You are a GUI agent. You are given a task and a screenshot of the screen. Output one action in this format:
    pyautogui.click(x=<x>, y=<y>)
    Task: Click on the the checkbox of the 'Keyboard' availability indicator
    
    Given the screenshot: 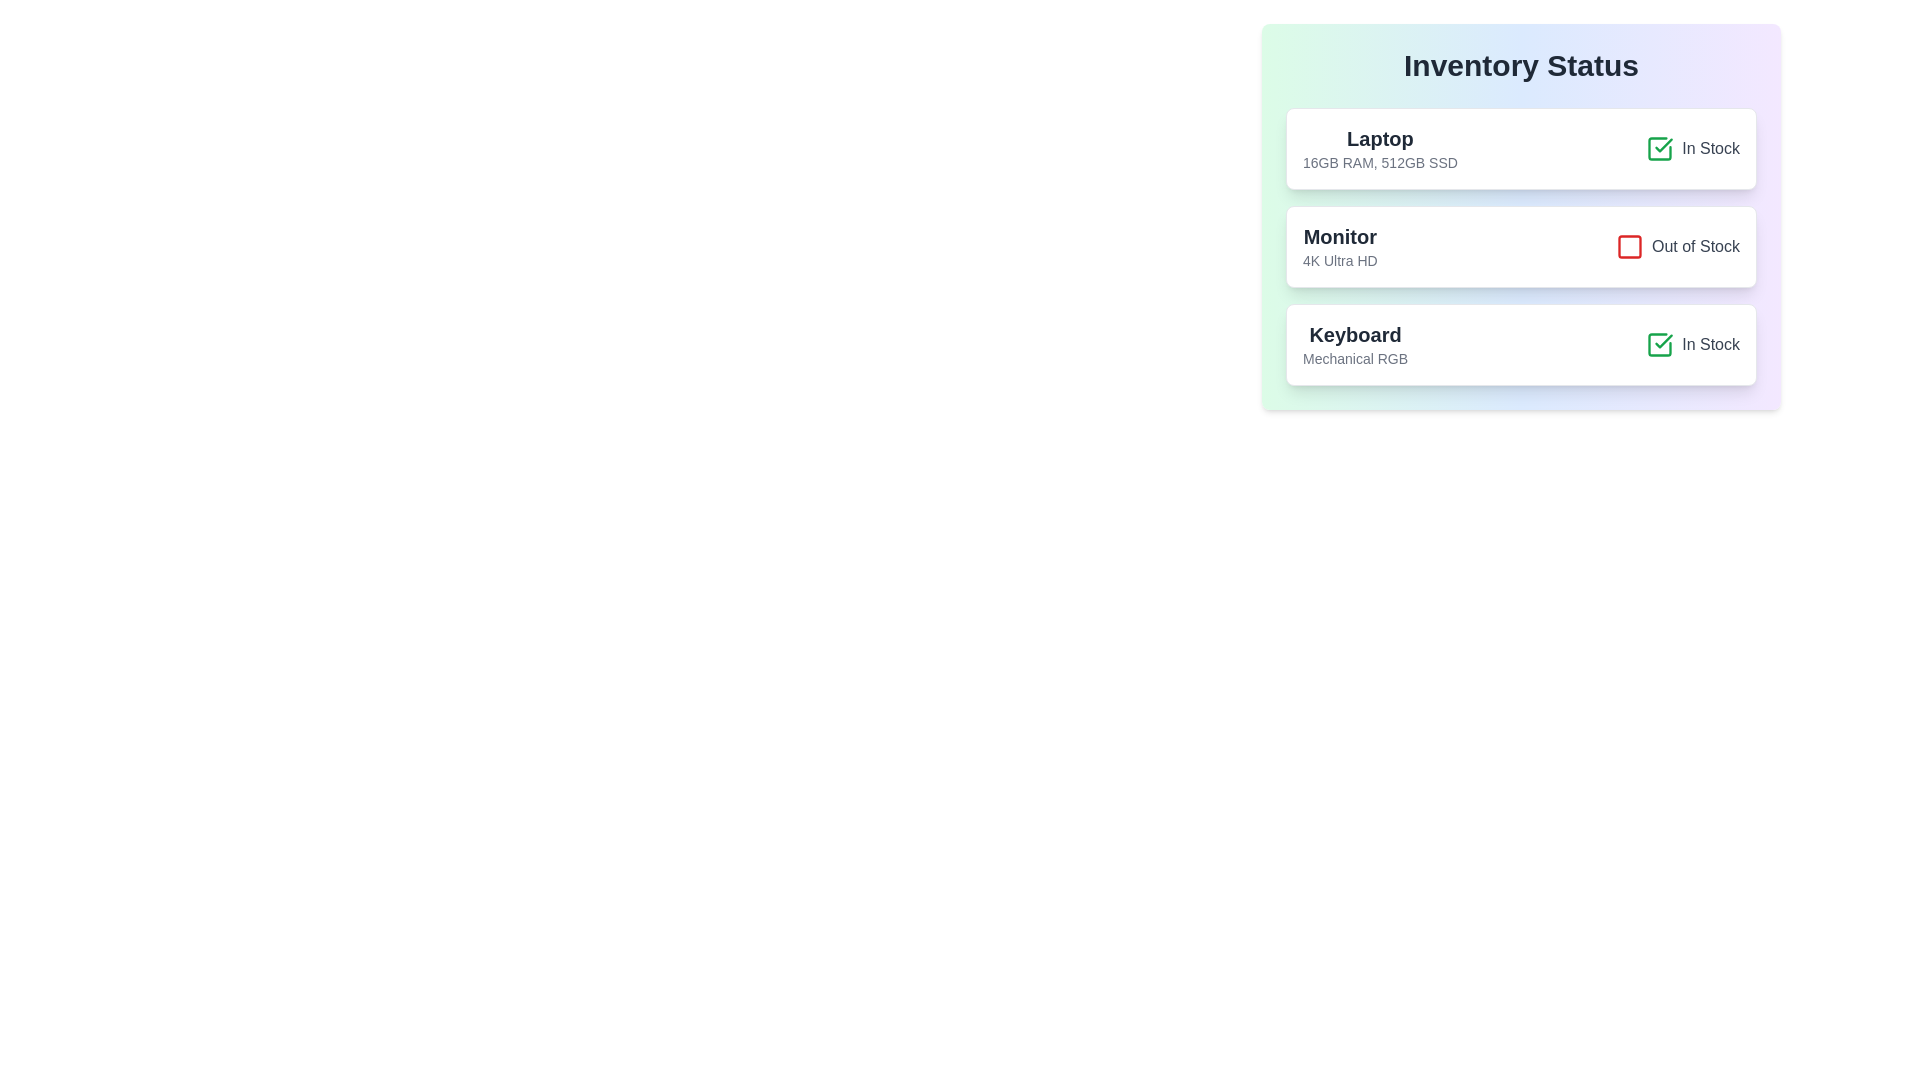 What is the action you would take?
    pyautogui.click(x=1692, y=343)
    